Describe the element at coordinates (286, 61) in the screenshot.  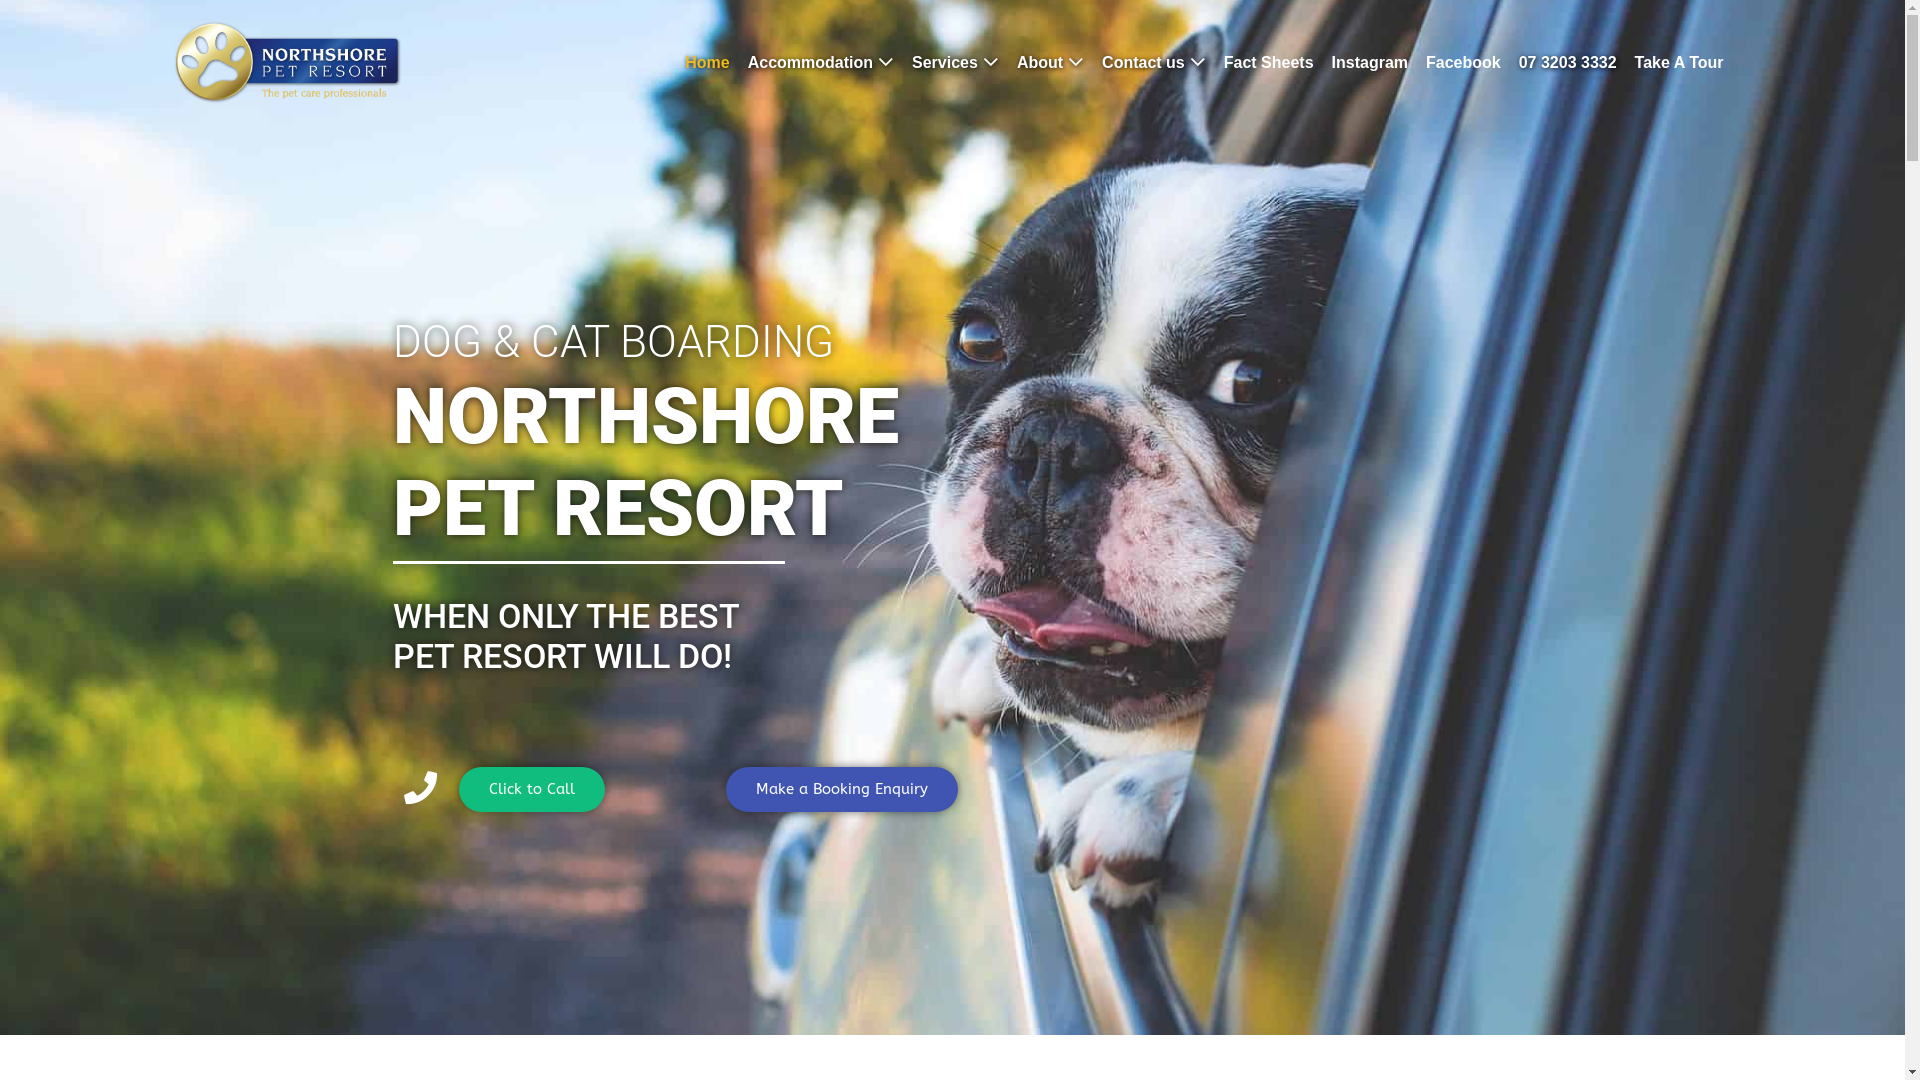
I see `'Northshore Pet Resort'` at that location.